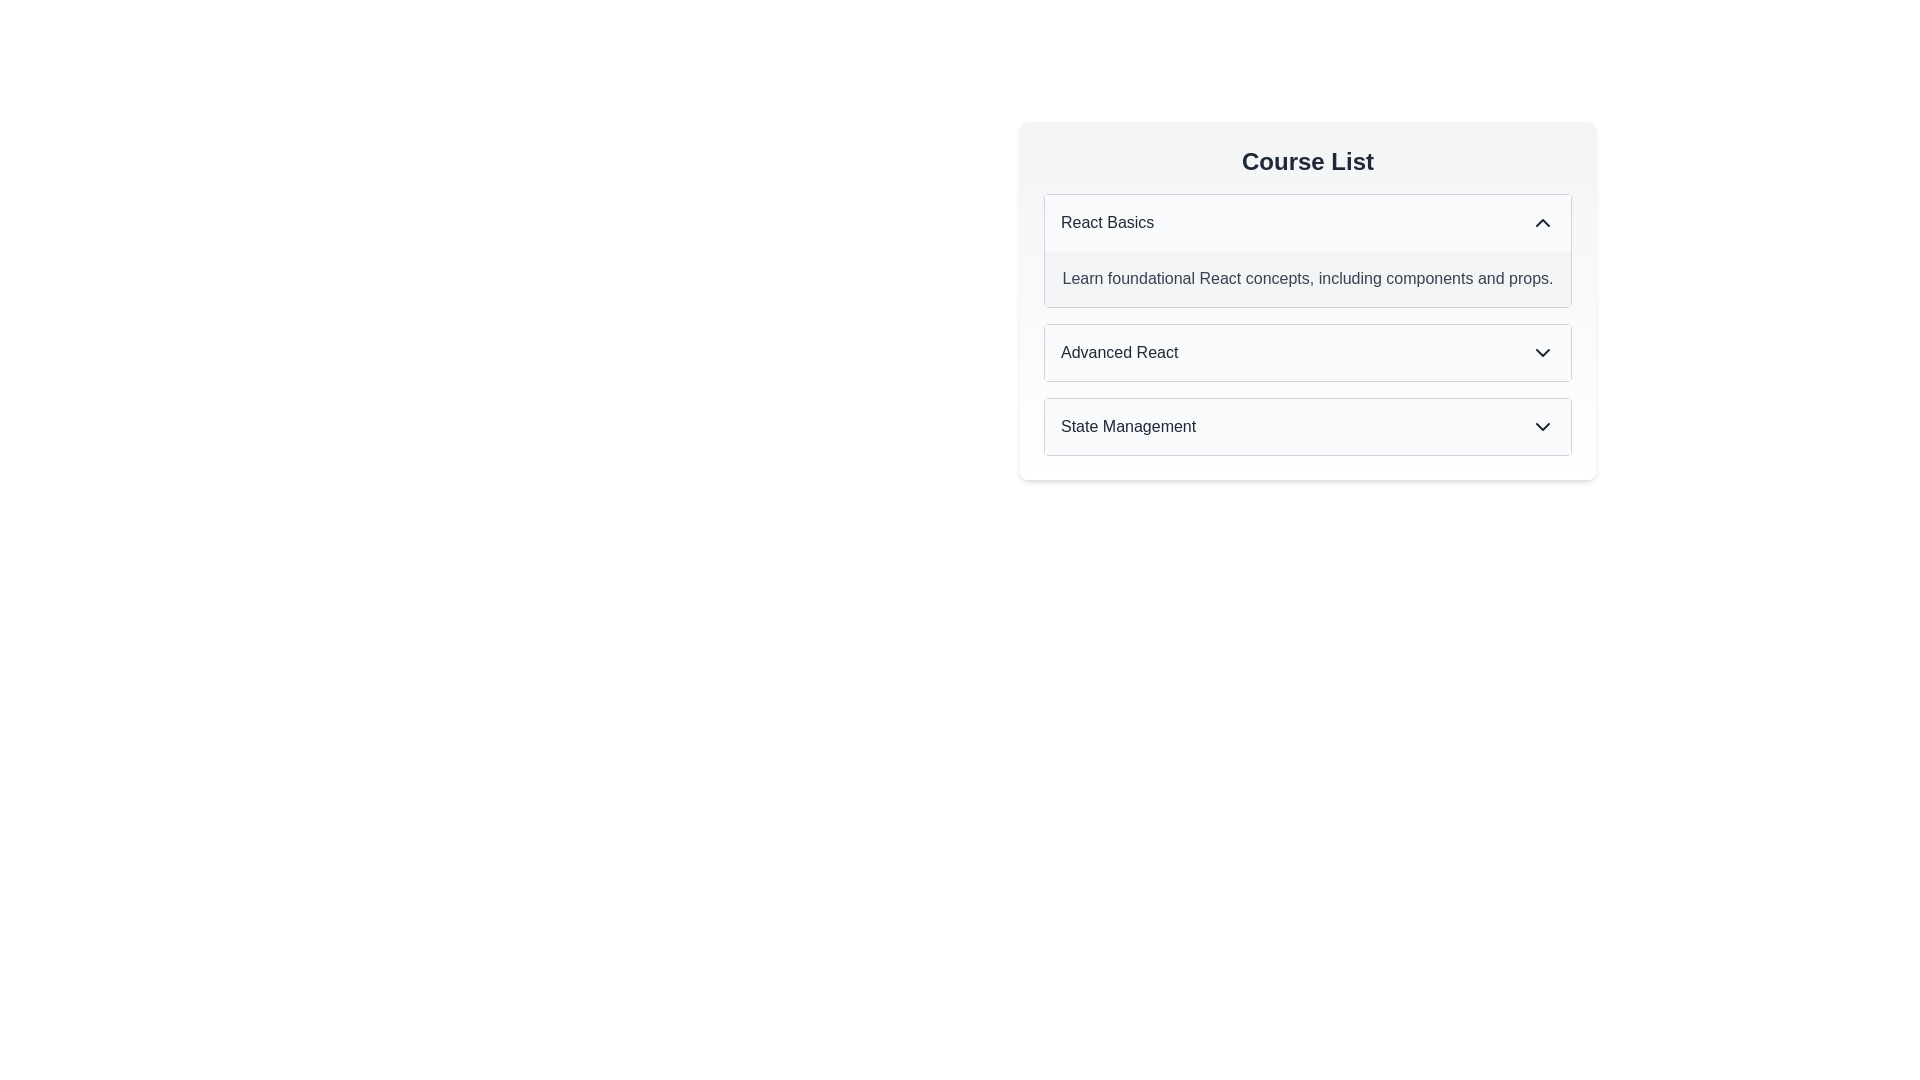 The image size is (1920, 1080). I want to click on the collapsible section header for 'Advanced React' located in the second row of the 'Course List', so click(1308, 352).